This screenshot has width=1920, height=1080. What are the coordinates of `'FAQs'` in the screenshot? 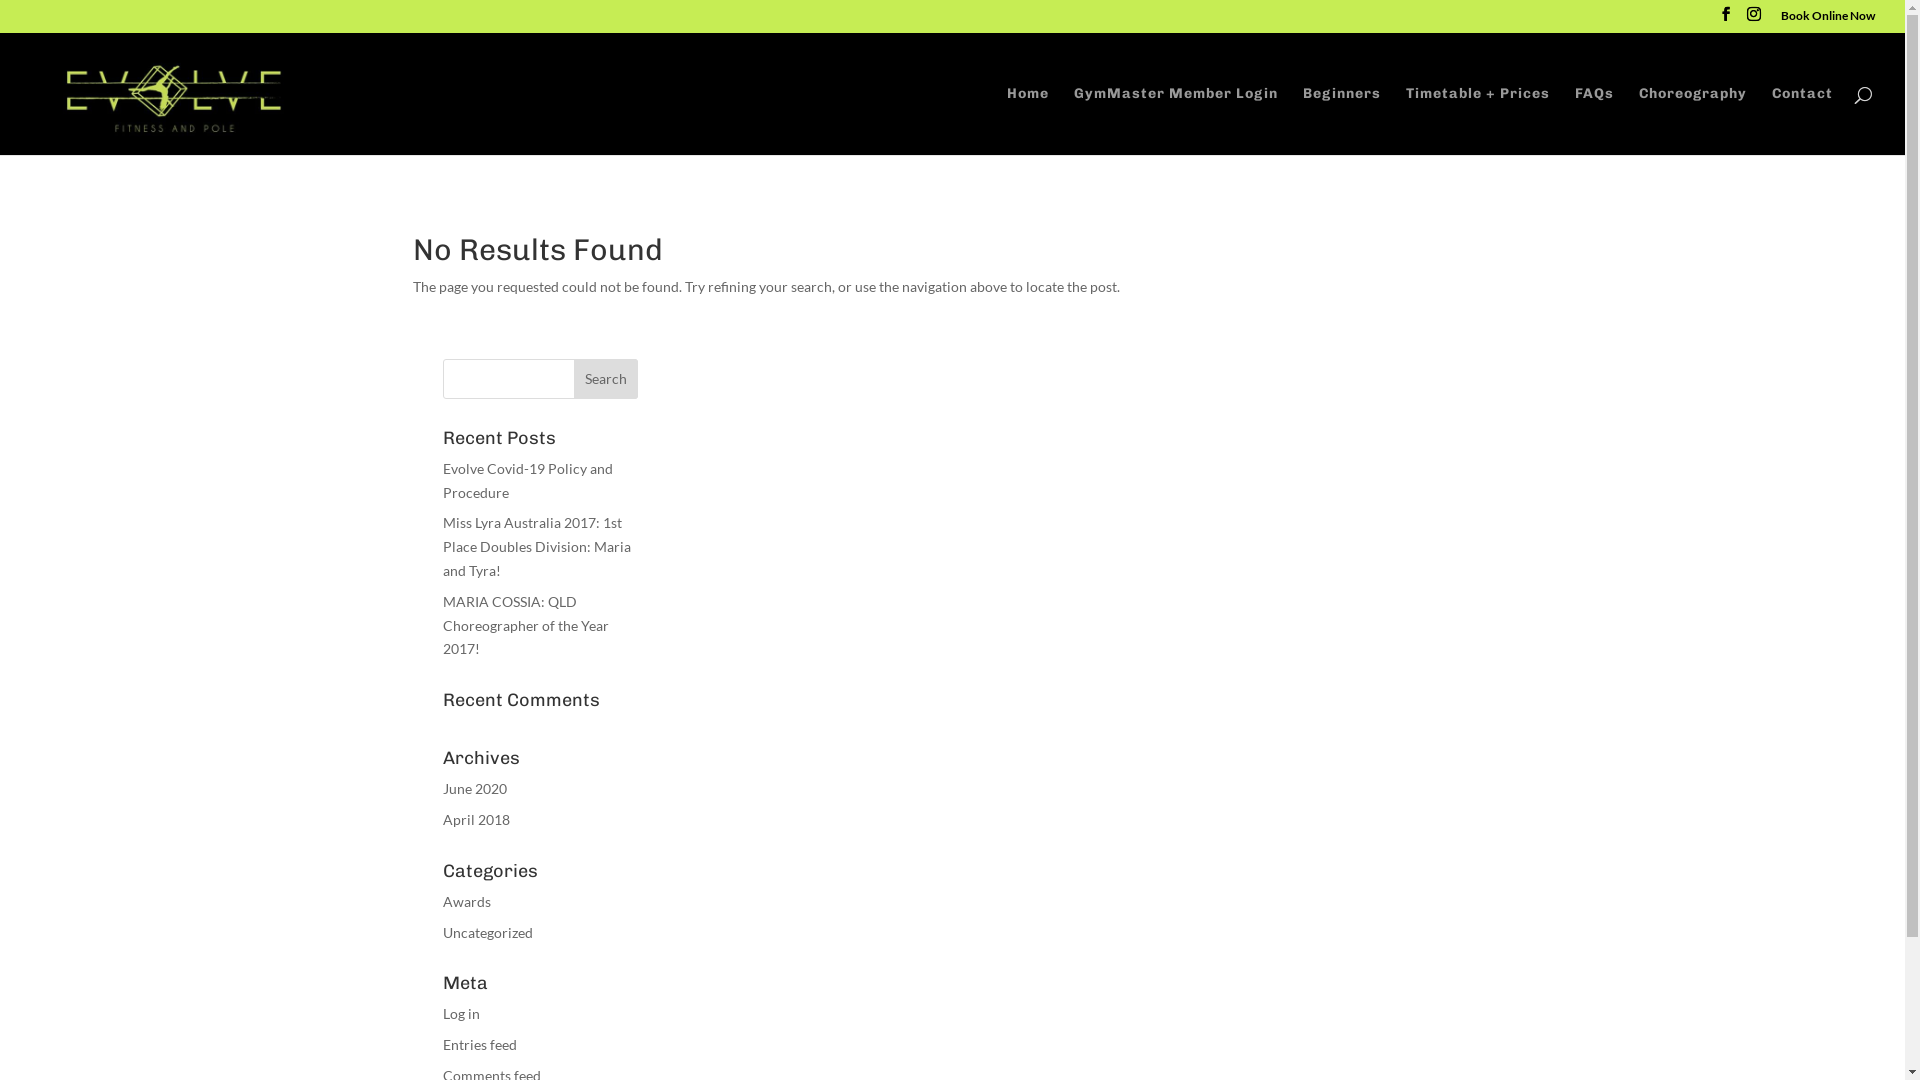 It's located at (1593, 119).